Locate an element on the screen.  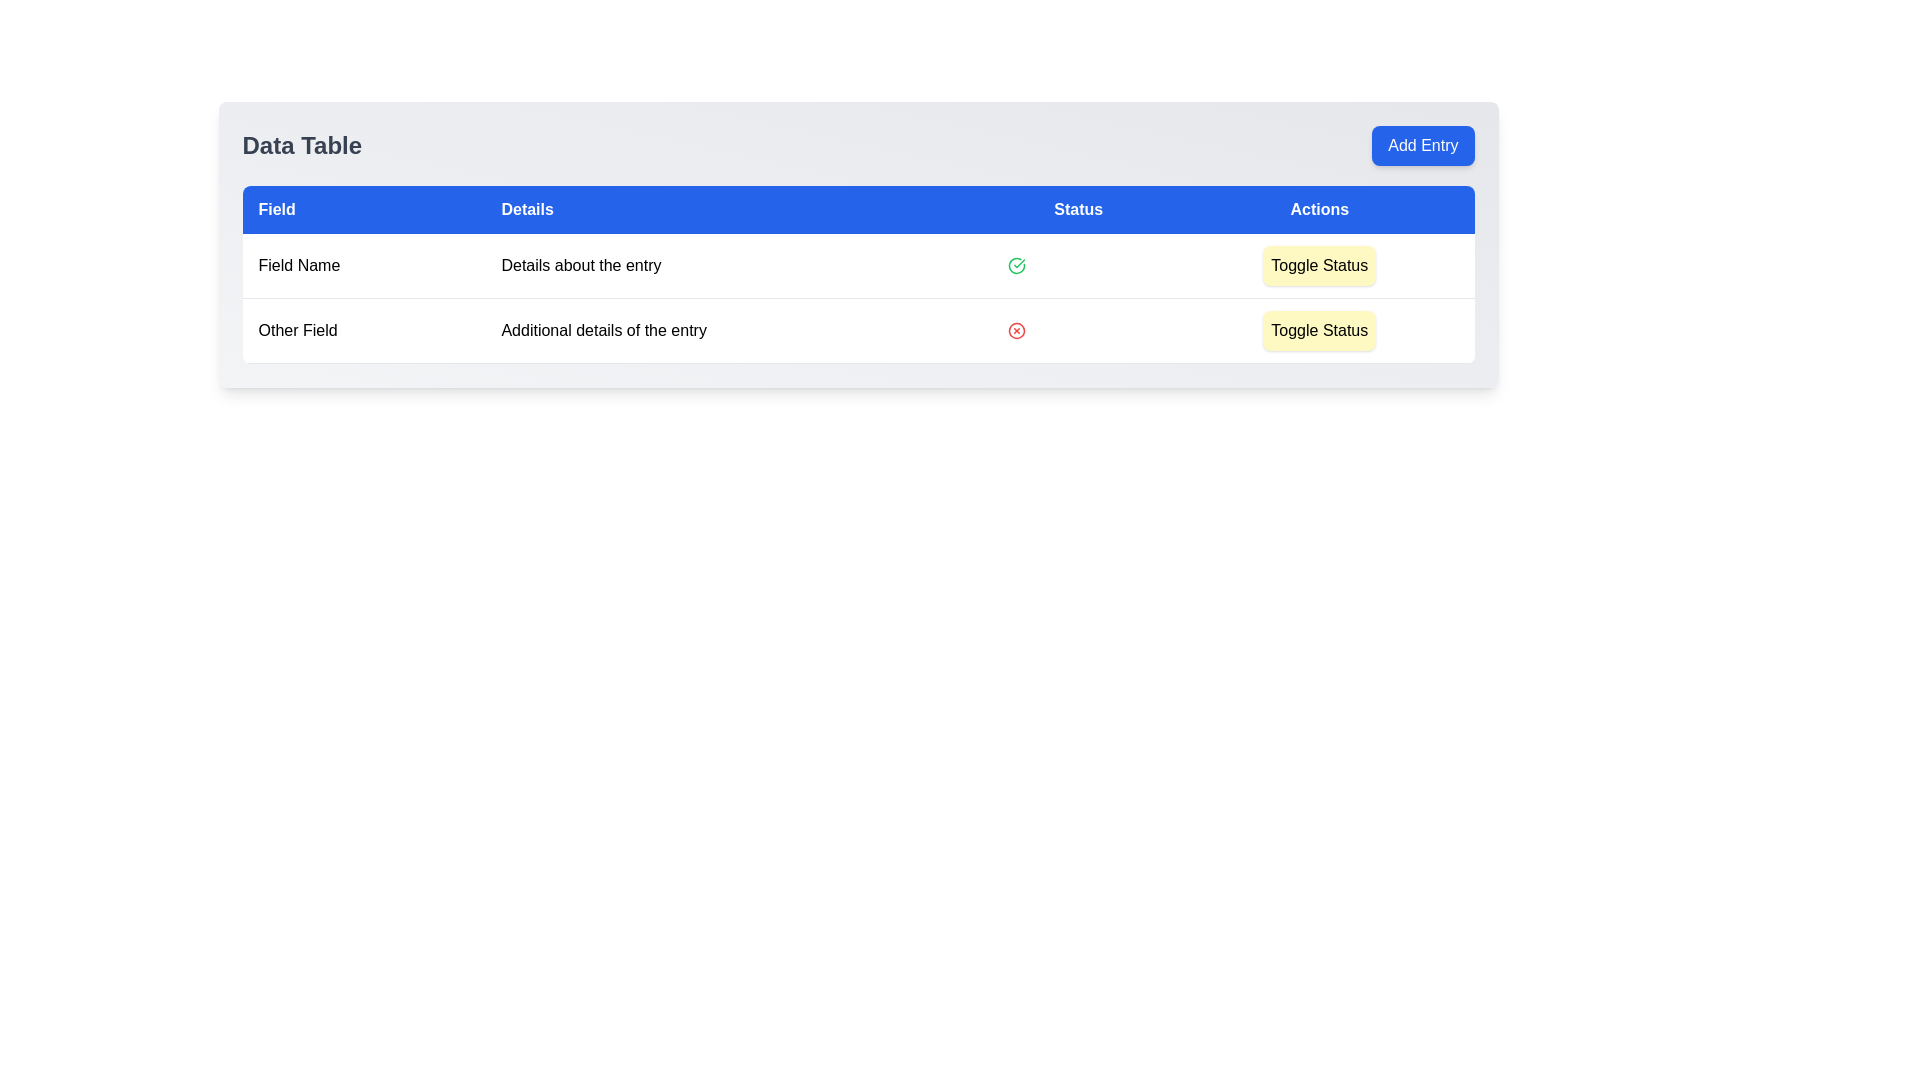
the textual display field located in the second column of the first row of the data table, which displays information associated with the corresponding 'Field Name' is located at coordinates (737, 265).